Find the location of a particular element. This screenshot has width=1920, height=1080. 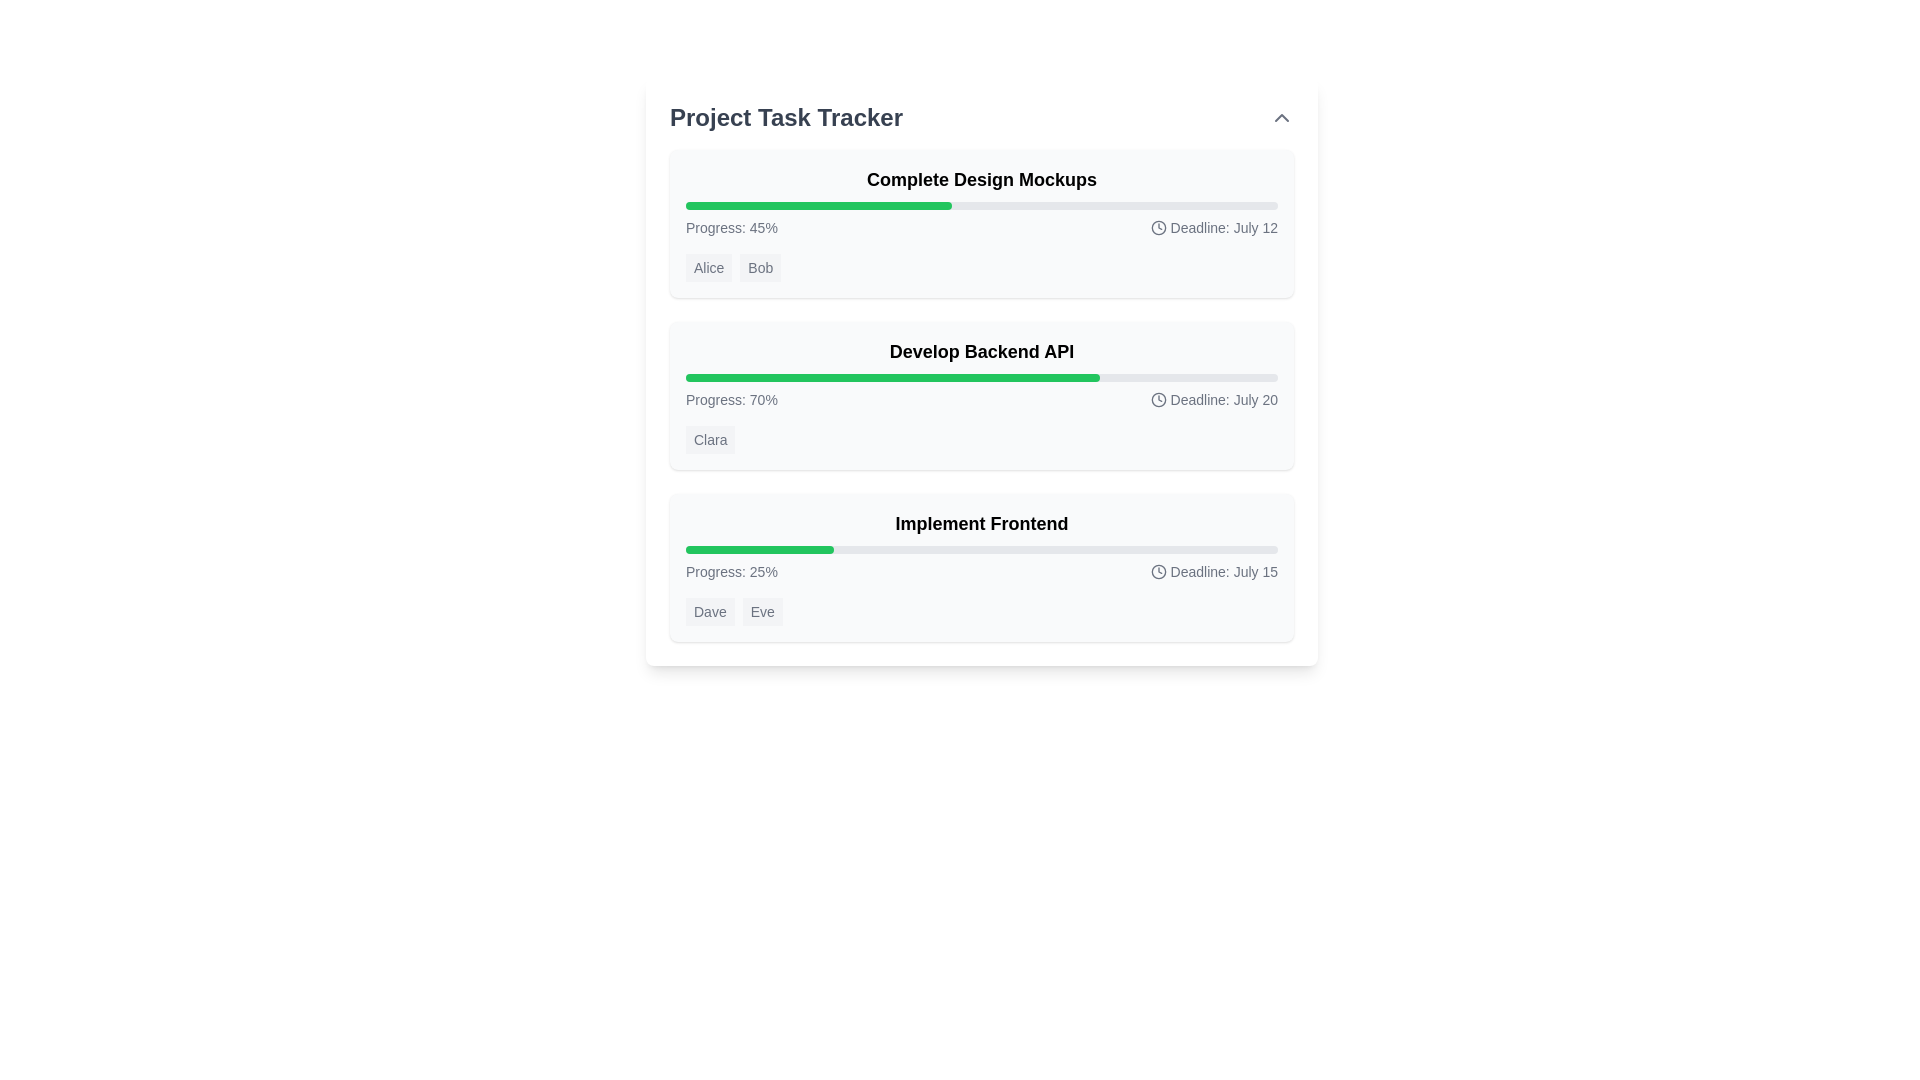

text of the label element displaying 'Dave', which is located in the bottom section of the 'Implement Frontend' task card, to the left of 'Eve' is located at coordinates (710, 611).